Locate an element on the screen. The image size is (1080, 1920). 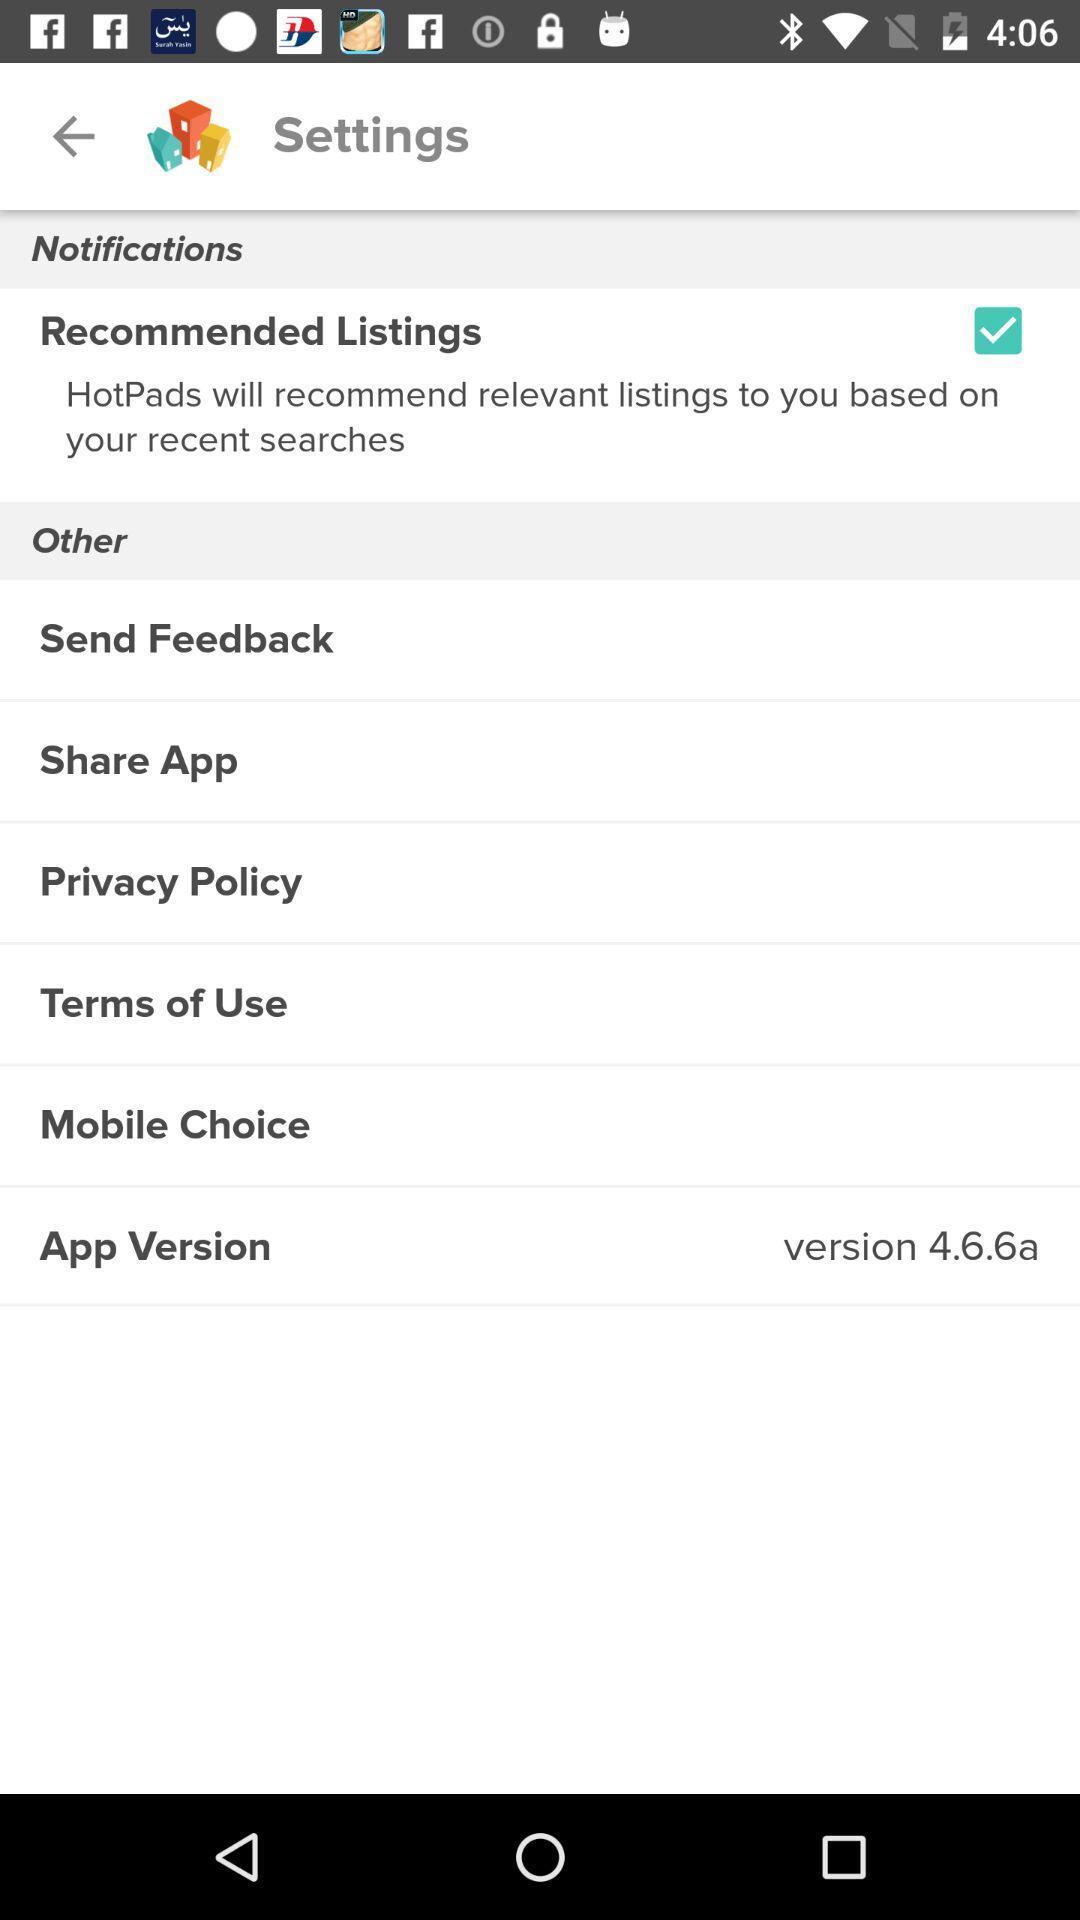
check box for recommended listings is located at coordinates (998, 330).